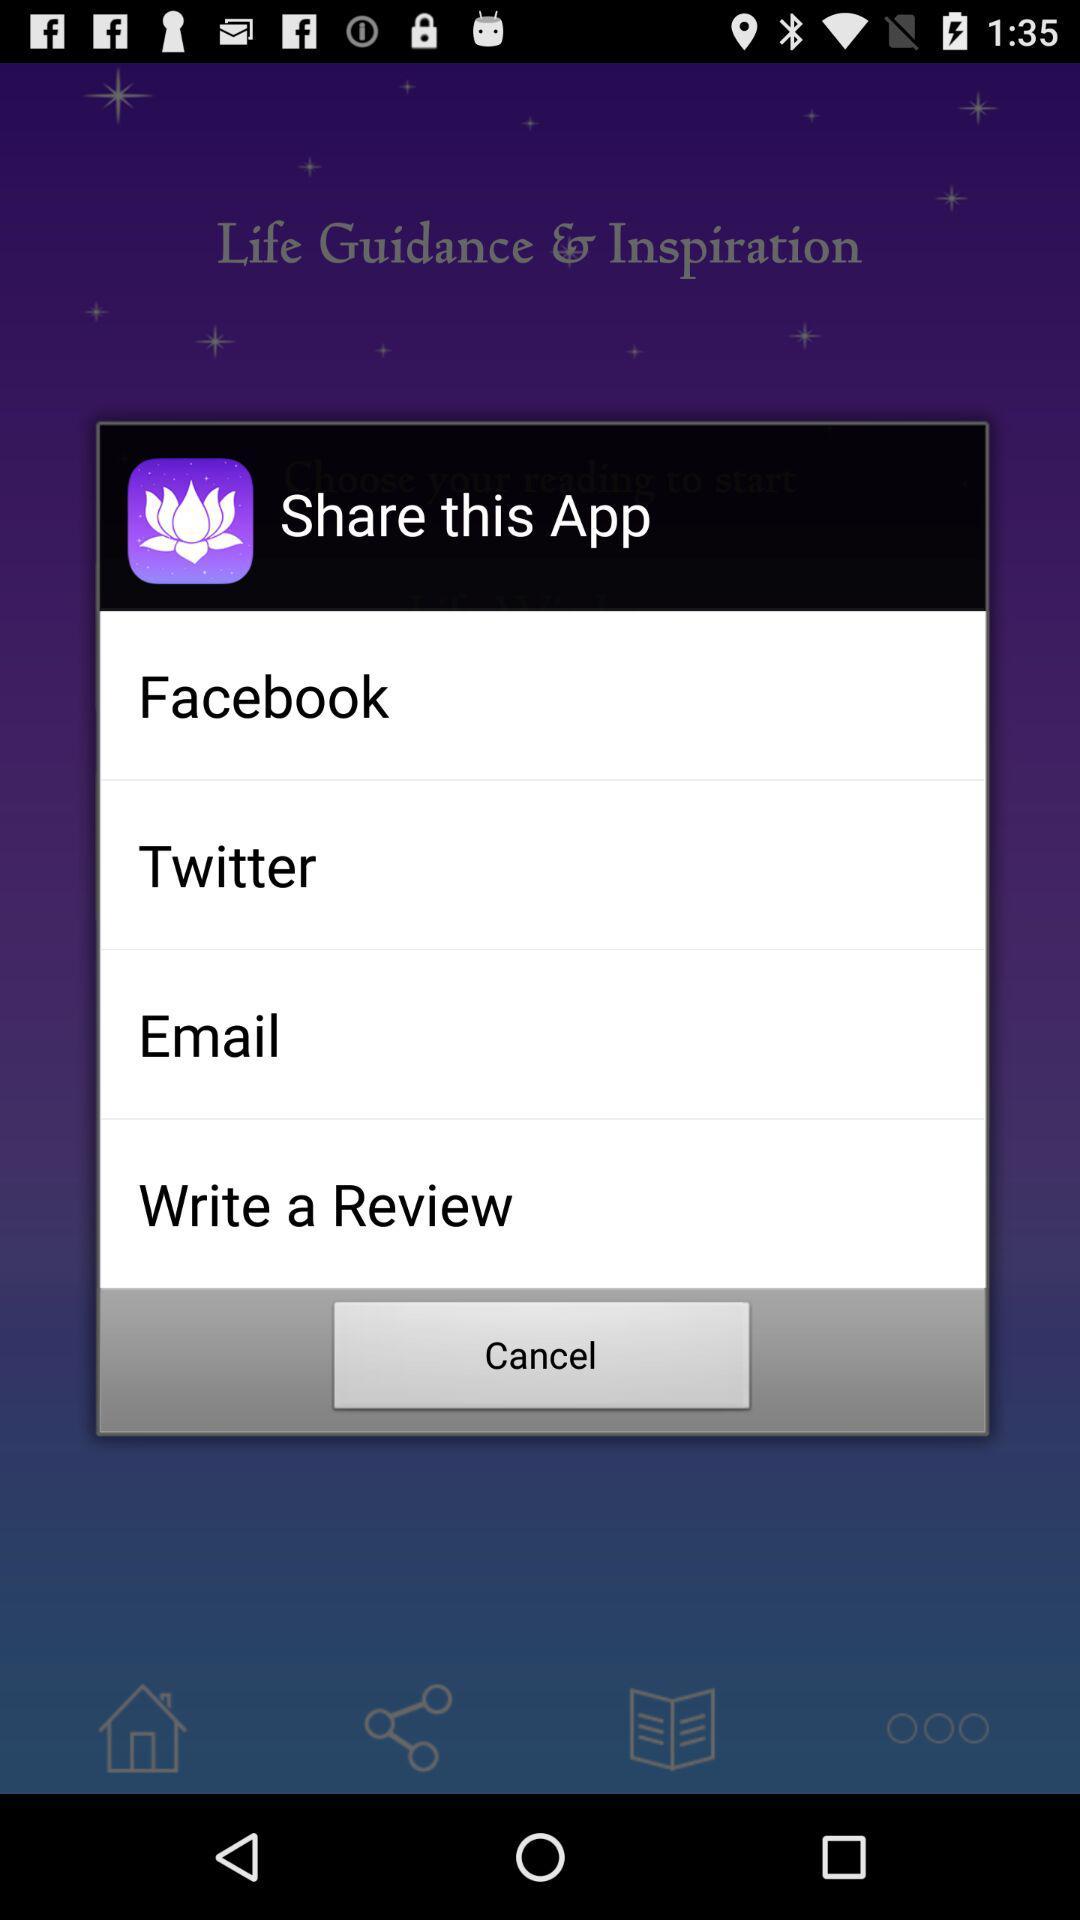 This screenshot has width=1080, height=1920. What do you see at coordinates (542, 1360) in the screenshot?
I see `the app below the write a review item` at bounding box center [542, 1360].